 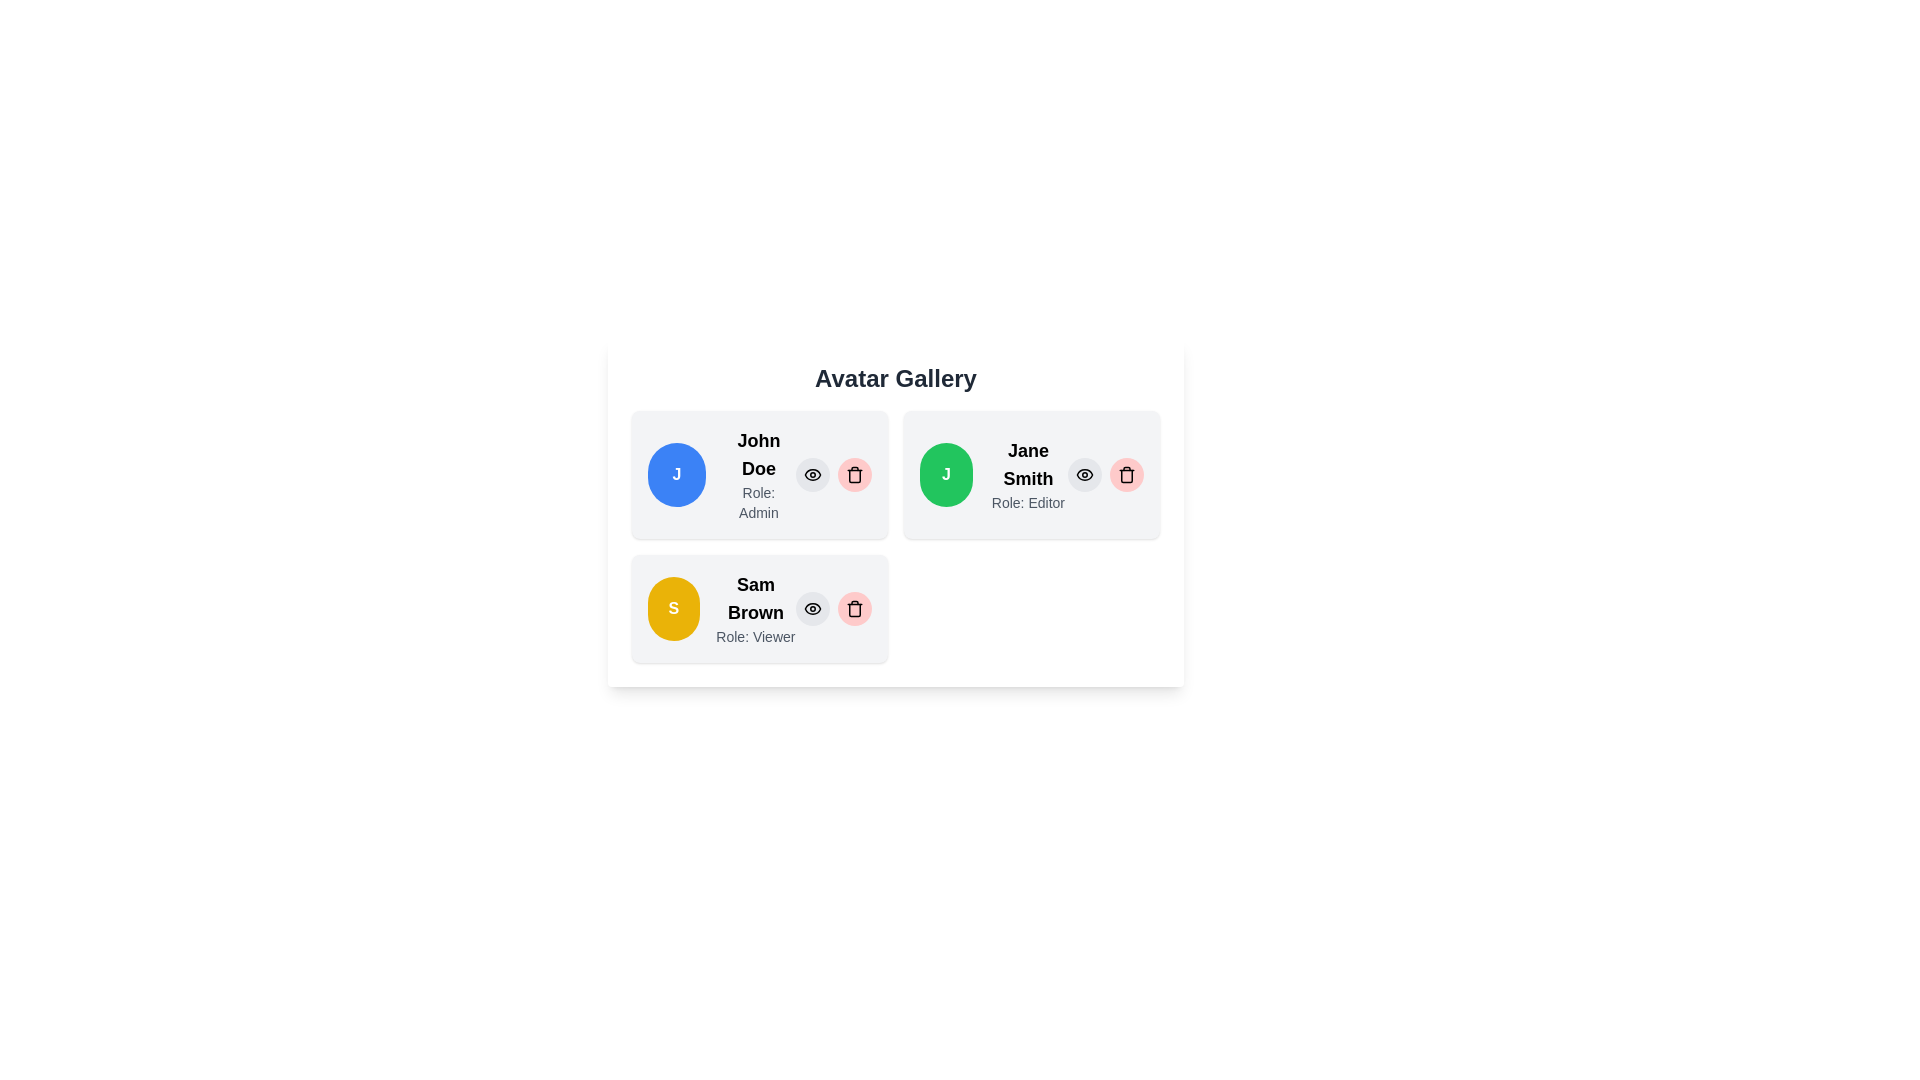 I want to click on the 'Editor' text label located below the 'Jane Smith' label in the top-right item of the grid layout in the 'Avatar Gallery', so click(x=1028, y=501).